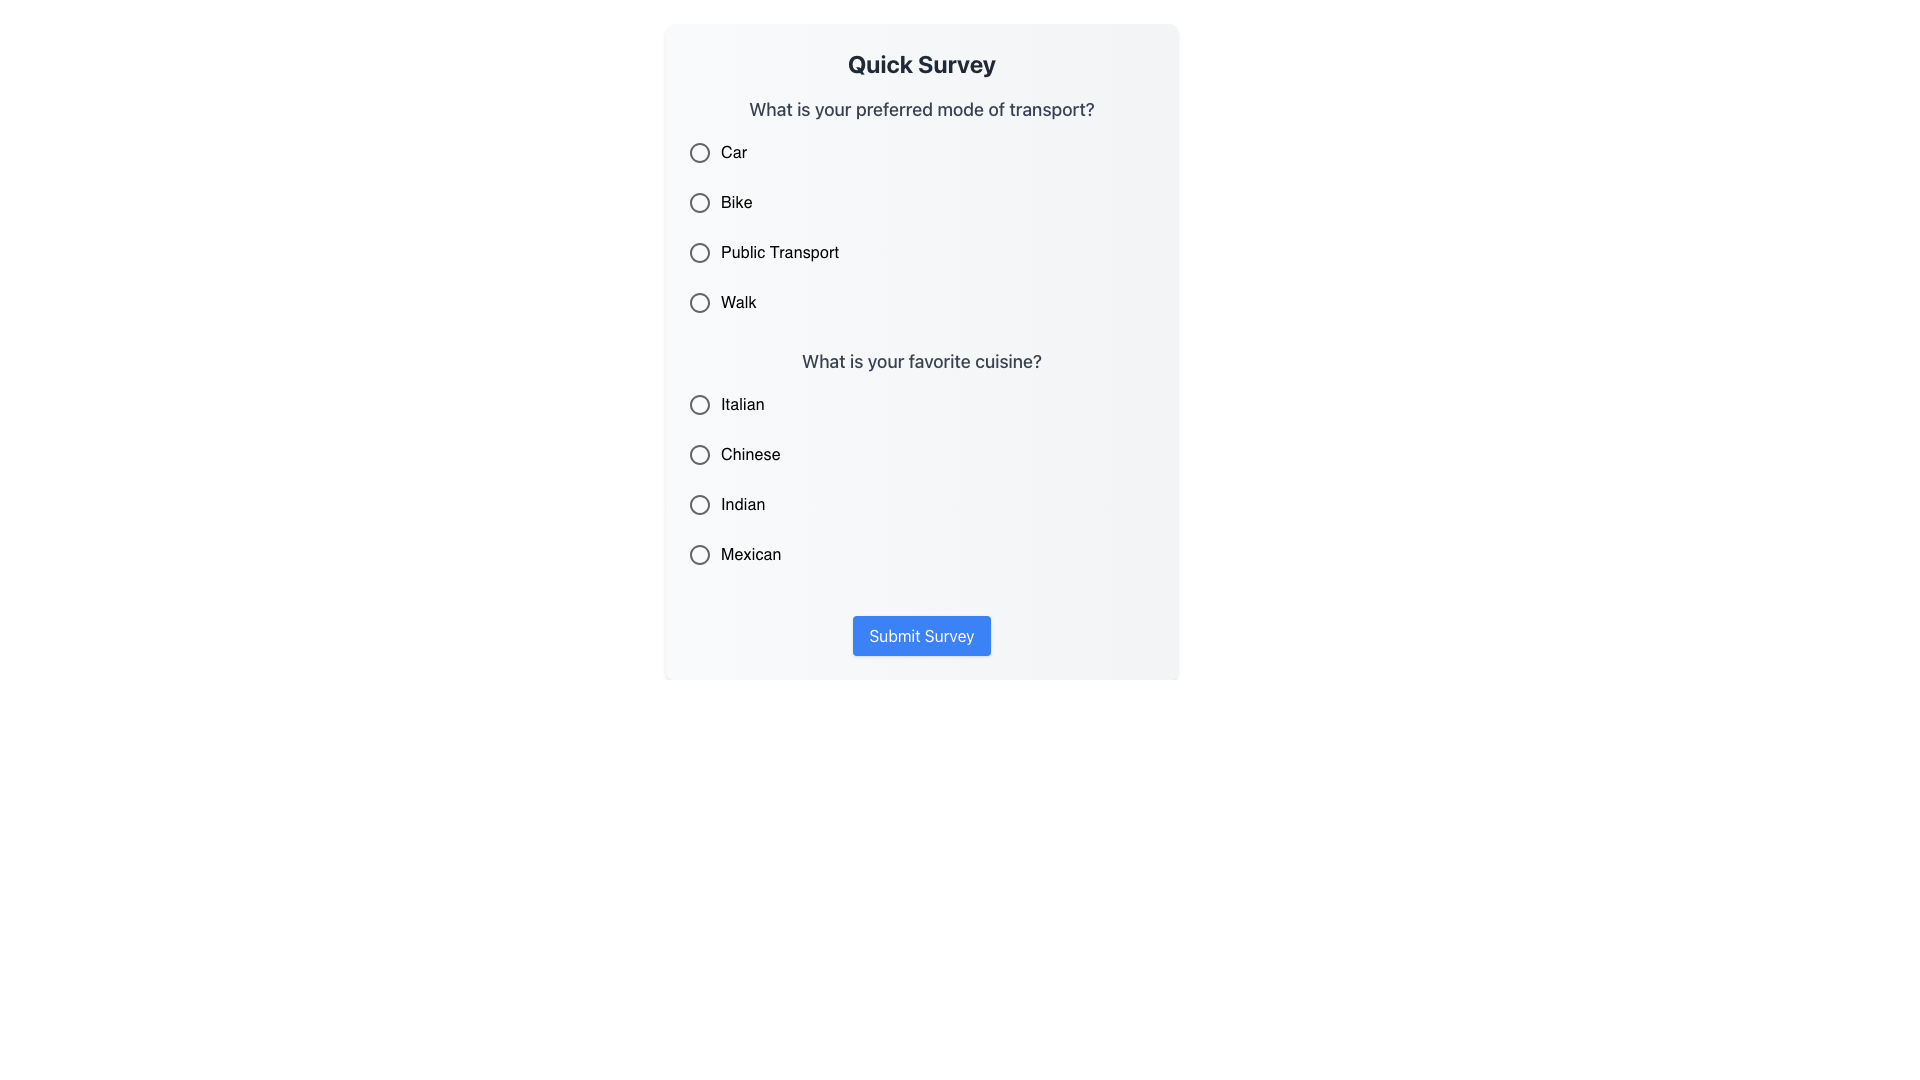  I want to click on the radio button, so click(920, 462).